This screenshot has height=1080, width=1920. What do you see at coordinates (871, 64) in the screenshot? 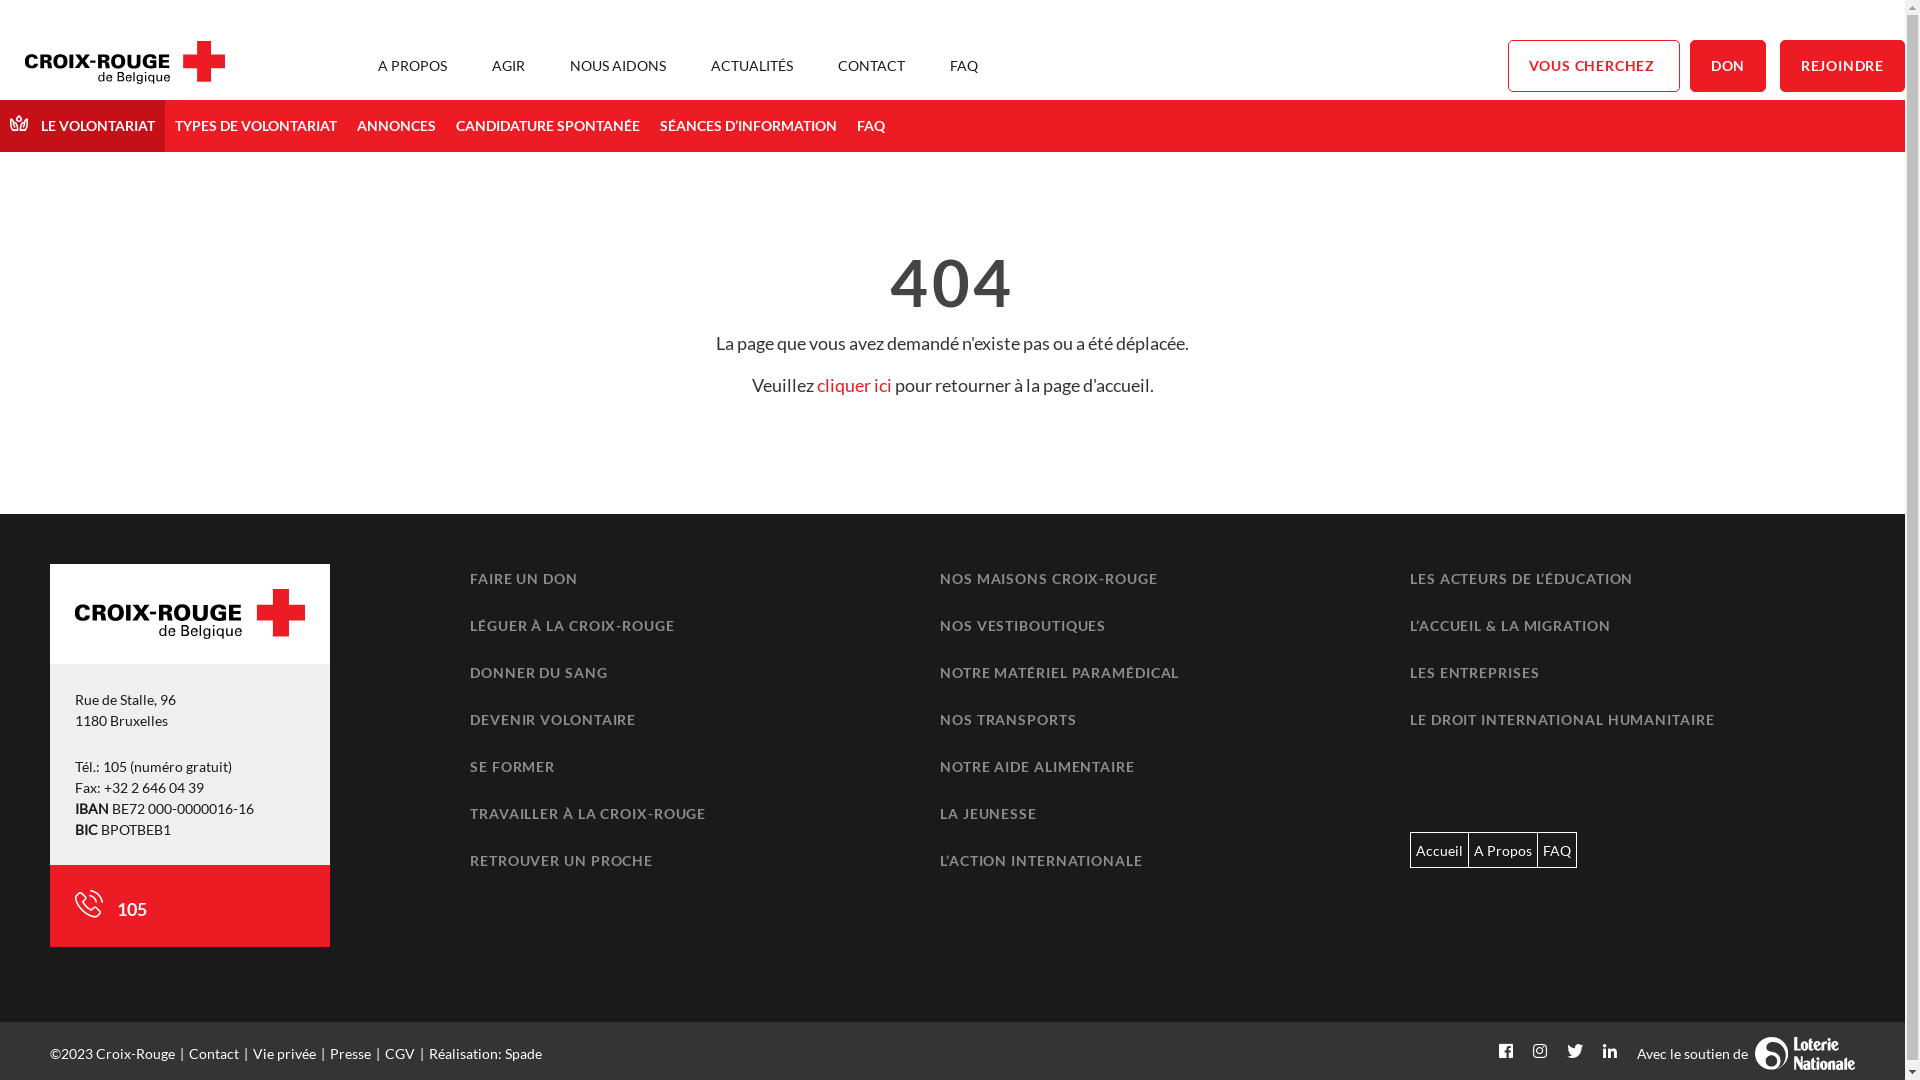
I see `'CONTACT'` at bounding box center [871, 64].